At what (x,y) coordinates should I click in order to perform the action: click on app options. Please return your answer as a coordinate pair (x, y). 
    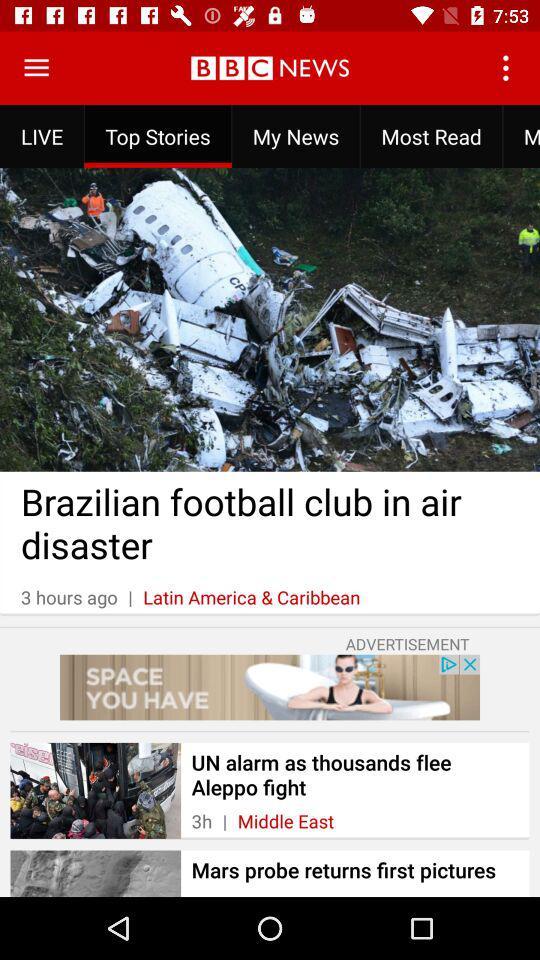
    Looking at the image, I should click on (36, 68).